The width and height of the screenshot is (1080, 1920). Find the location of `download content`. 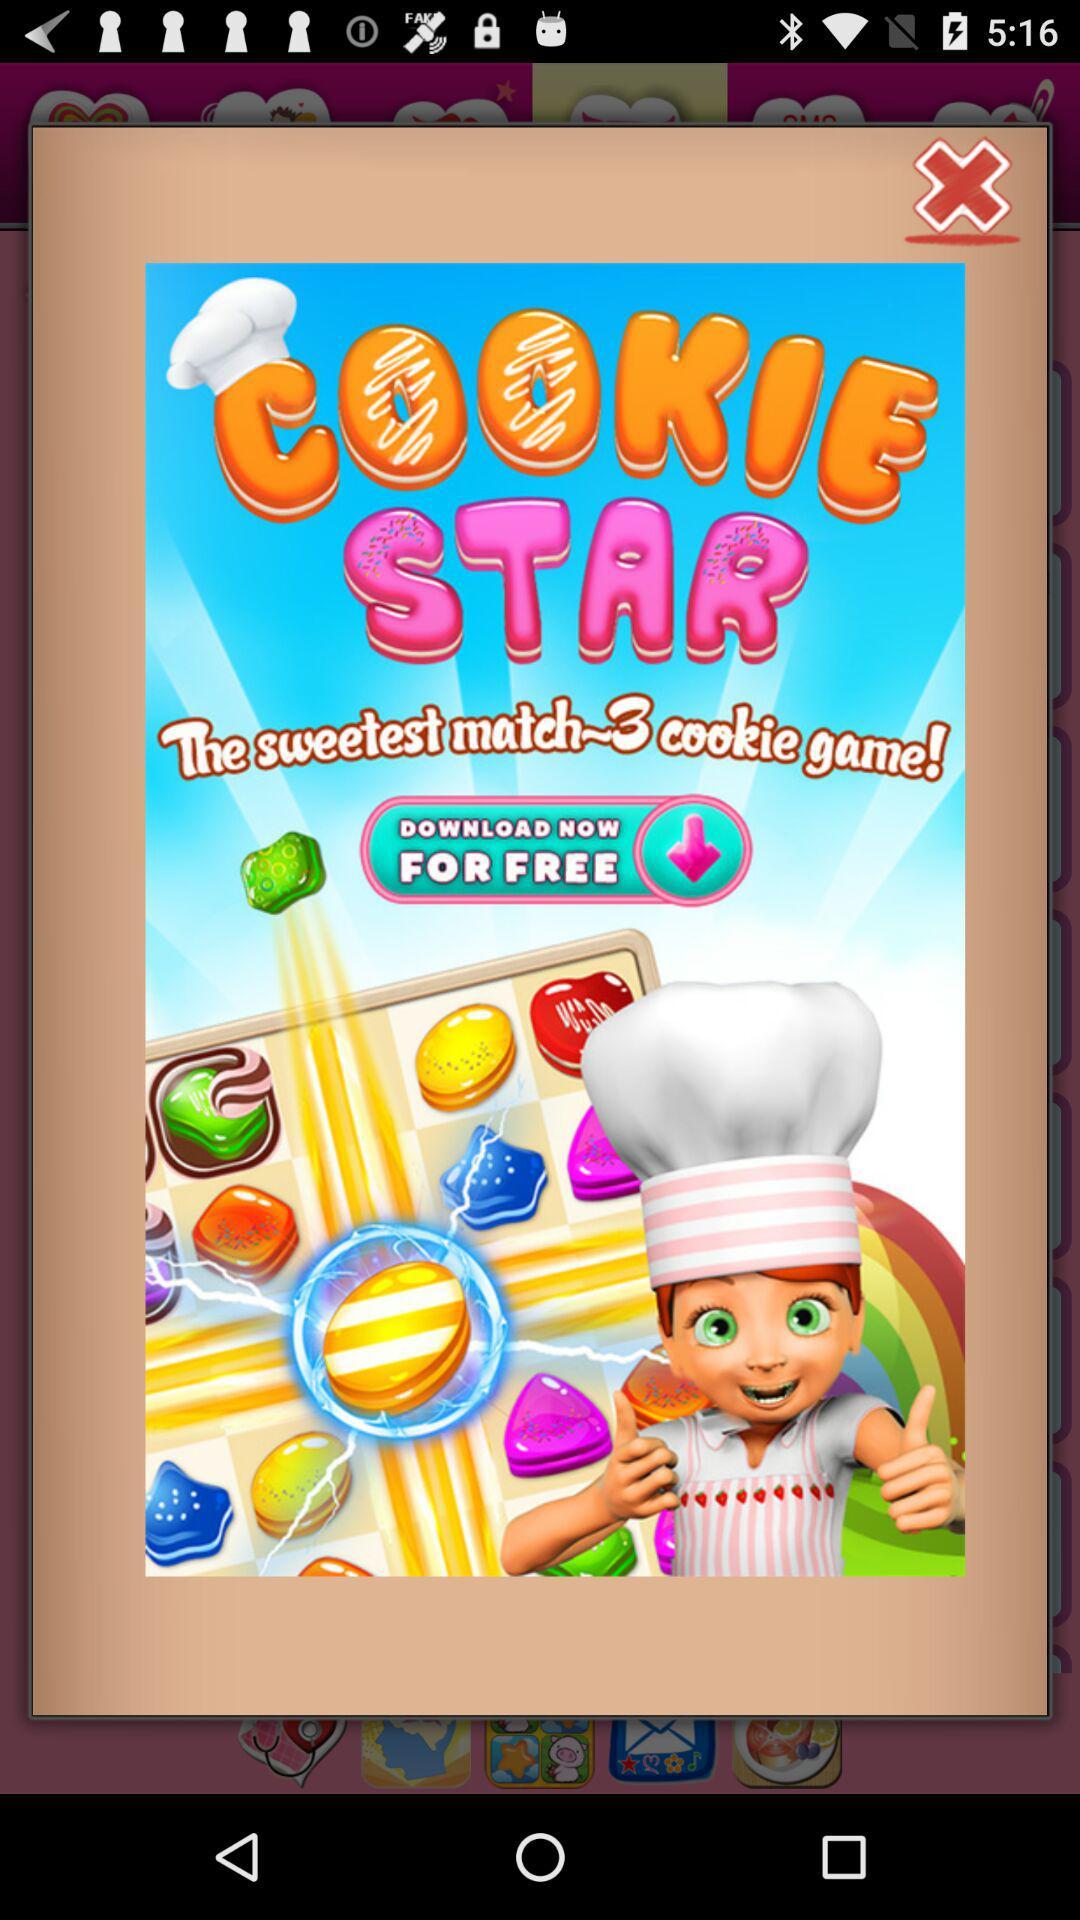

download content is located at coordinates (555, 918).